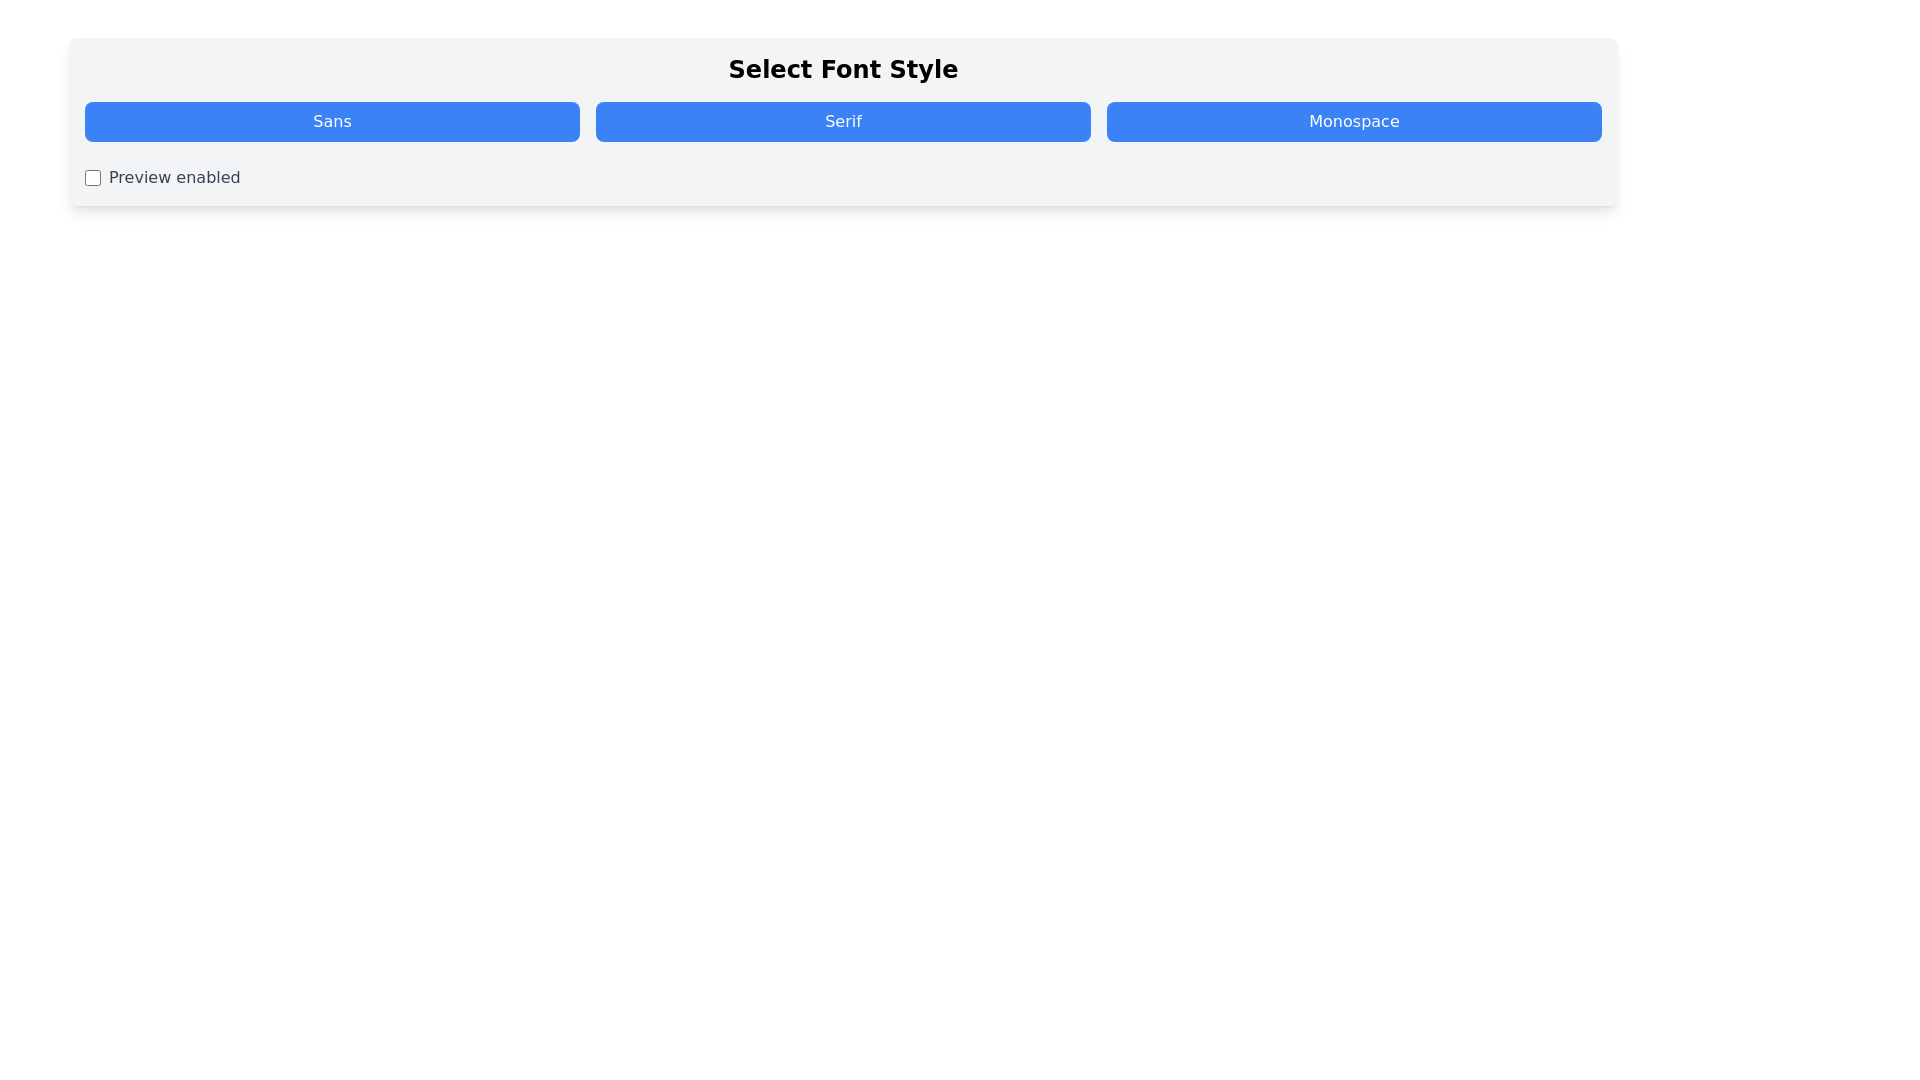  What do you see at coordinates (843, 68) in the screenshot?
I see `bold text label 'Select Font Style' positioned at the top central part of the interface, above the font selection buttons` at bounding box center [843, 68].